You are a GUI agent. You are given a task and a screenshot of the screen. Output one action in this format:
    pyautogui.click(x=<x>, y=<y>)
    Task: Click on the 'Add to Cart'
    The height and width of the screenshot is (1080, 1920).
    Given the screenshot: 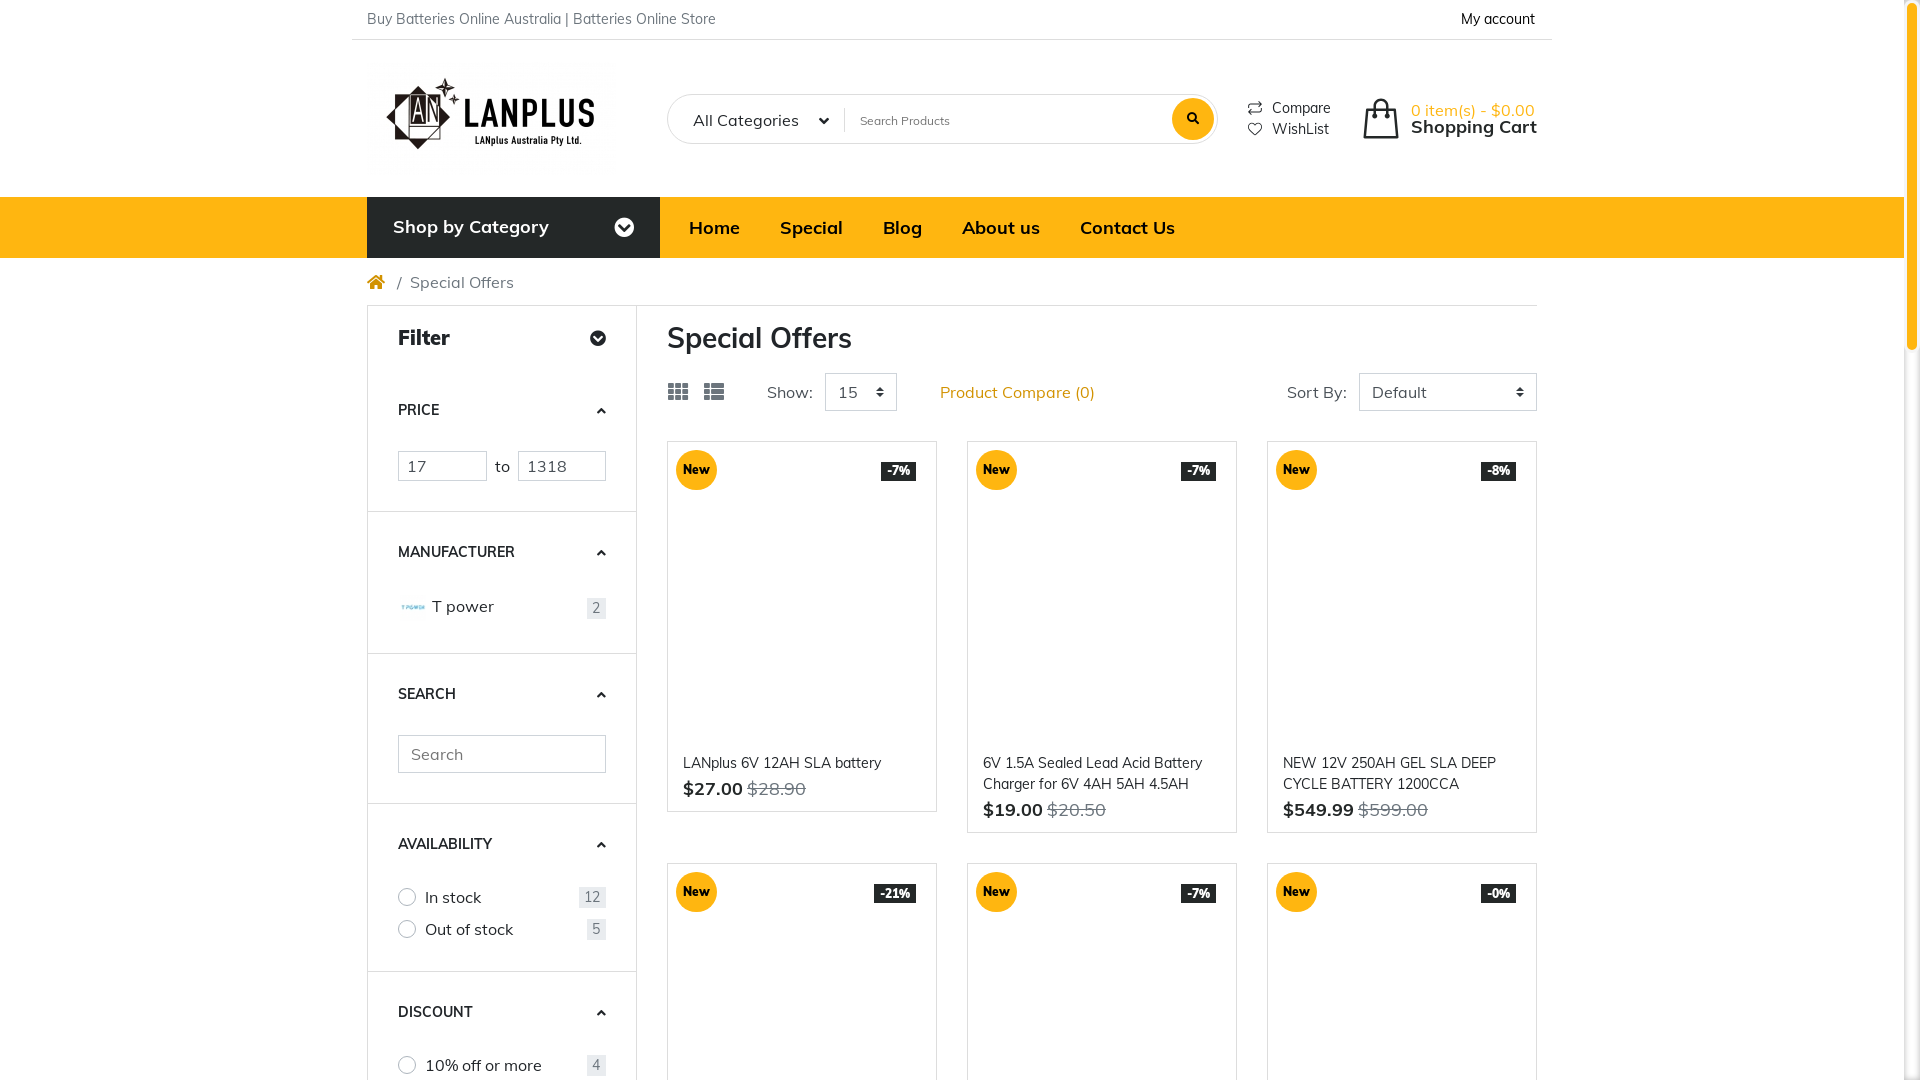 What is the action you would take?
    pyautogui.click(x=1315, y=844)
    